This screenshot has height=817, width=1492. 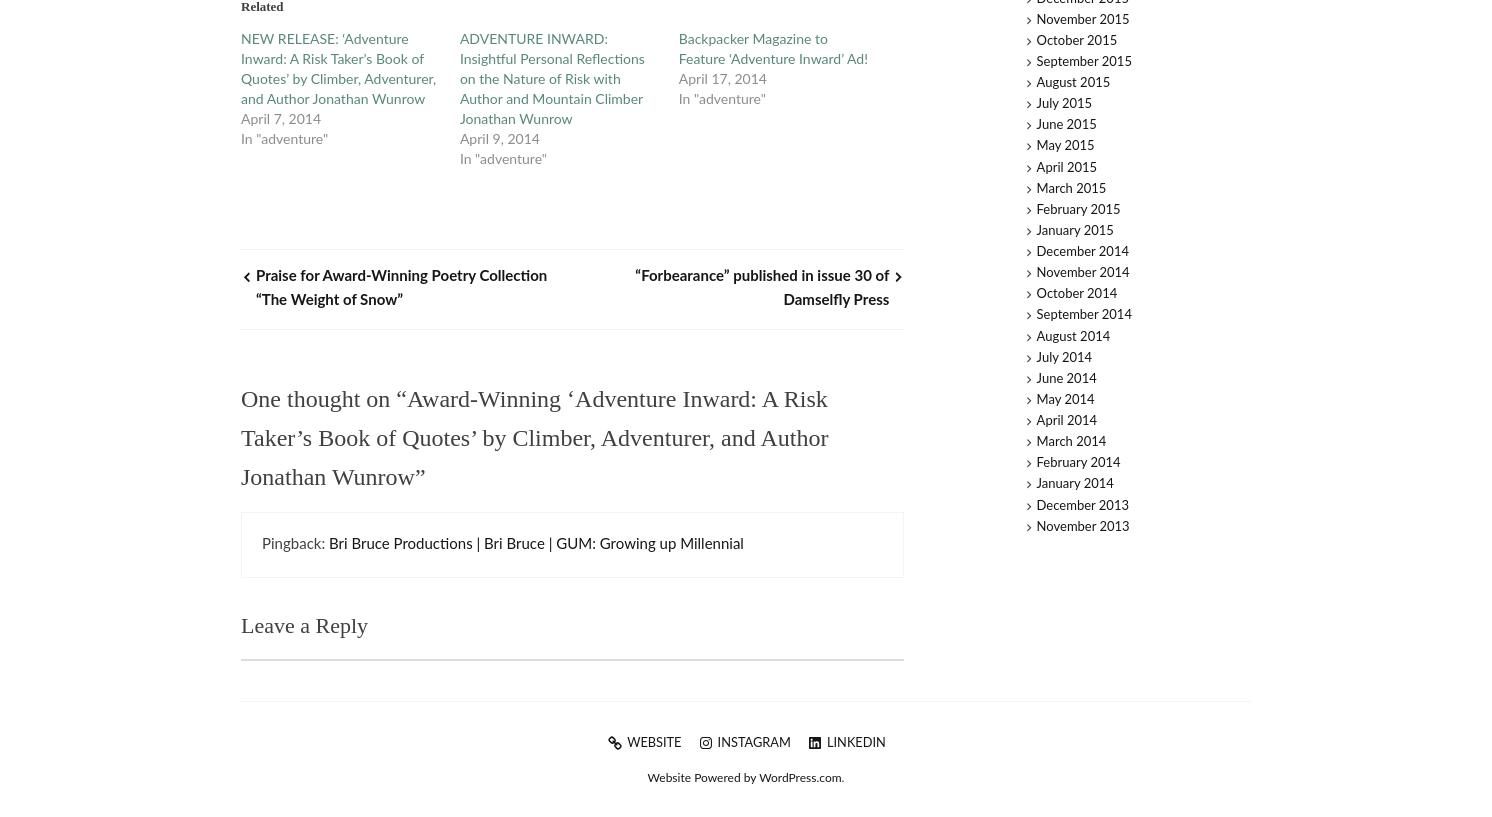 What do you see at coordinates (1082, 18) in the screenshot?
I see `'November 2015'` at bounding box center [1082, 18].